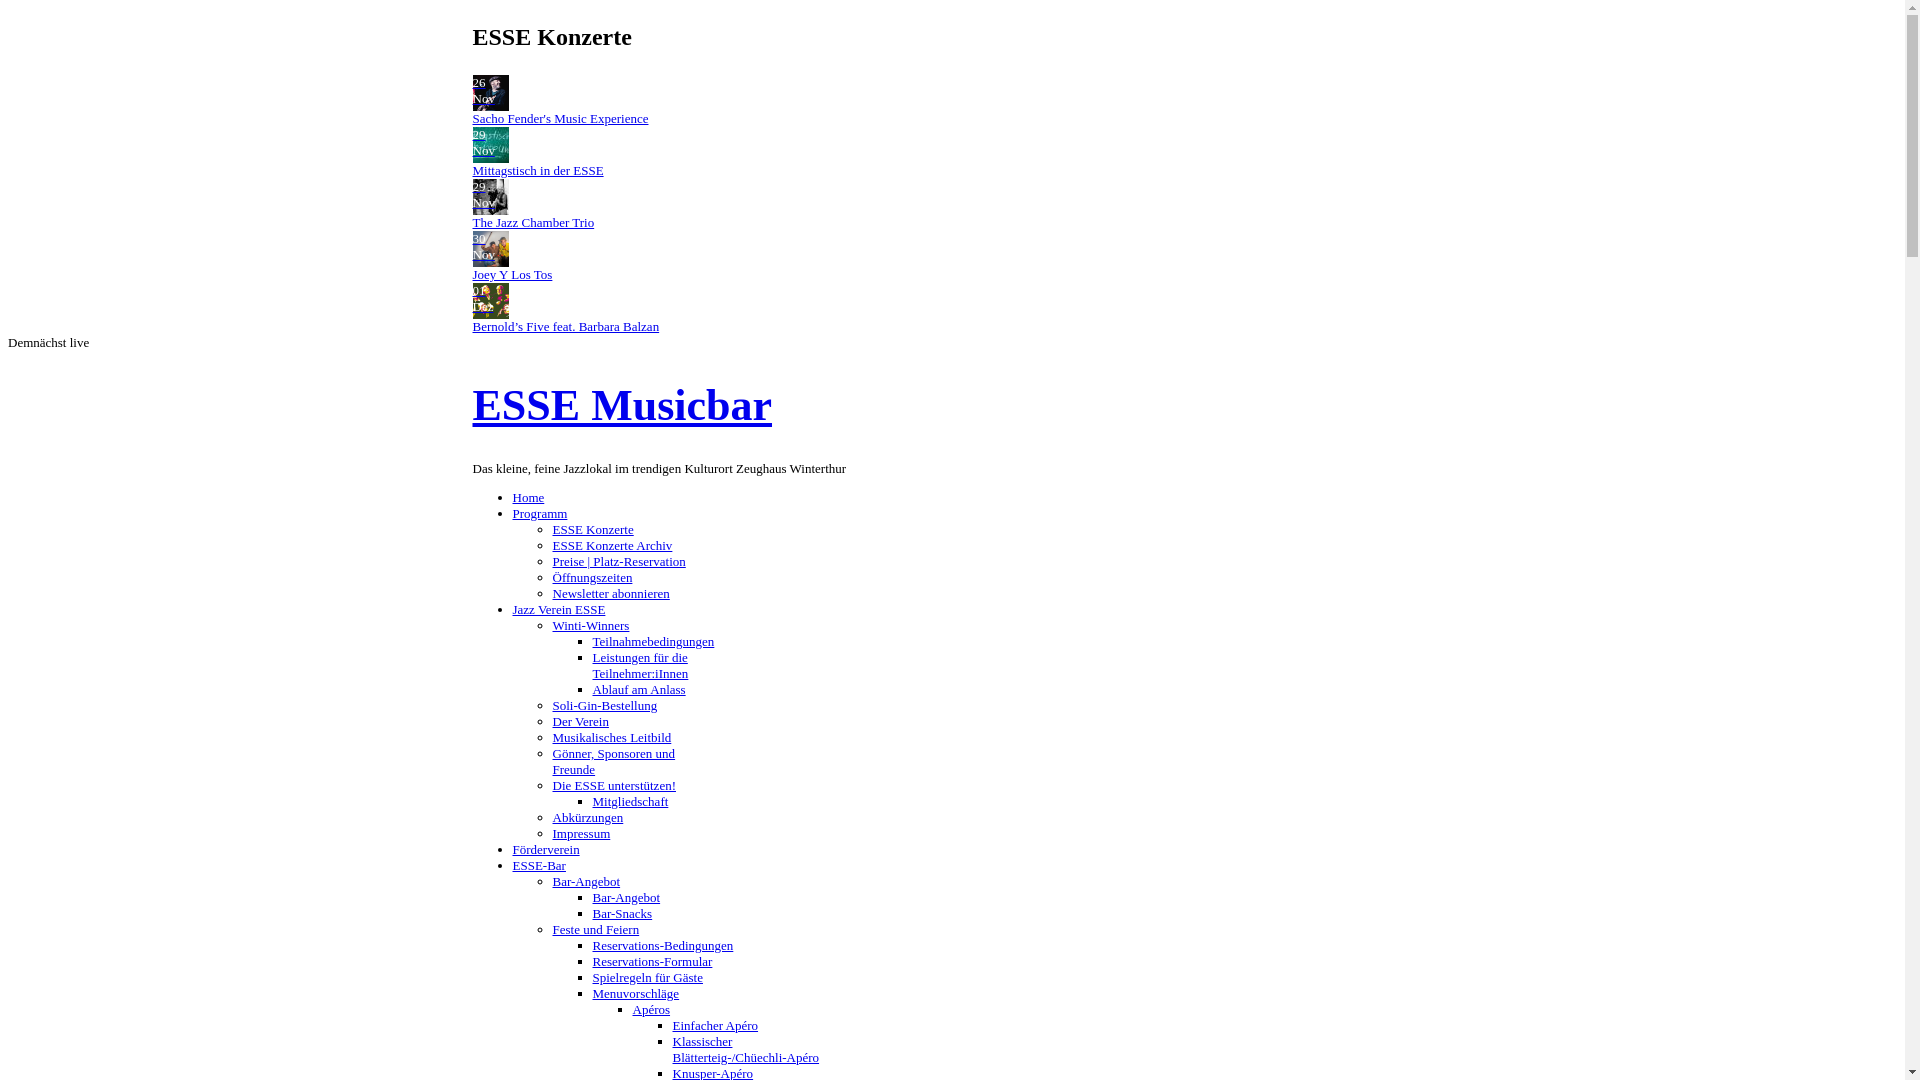 Image resolution: width=1920 pixels, height=1080 pixels. Describe the element at coordinates (610, 545) in the screenshot. I see `'ESSE Konzerte Archiv'` at that location.